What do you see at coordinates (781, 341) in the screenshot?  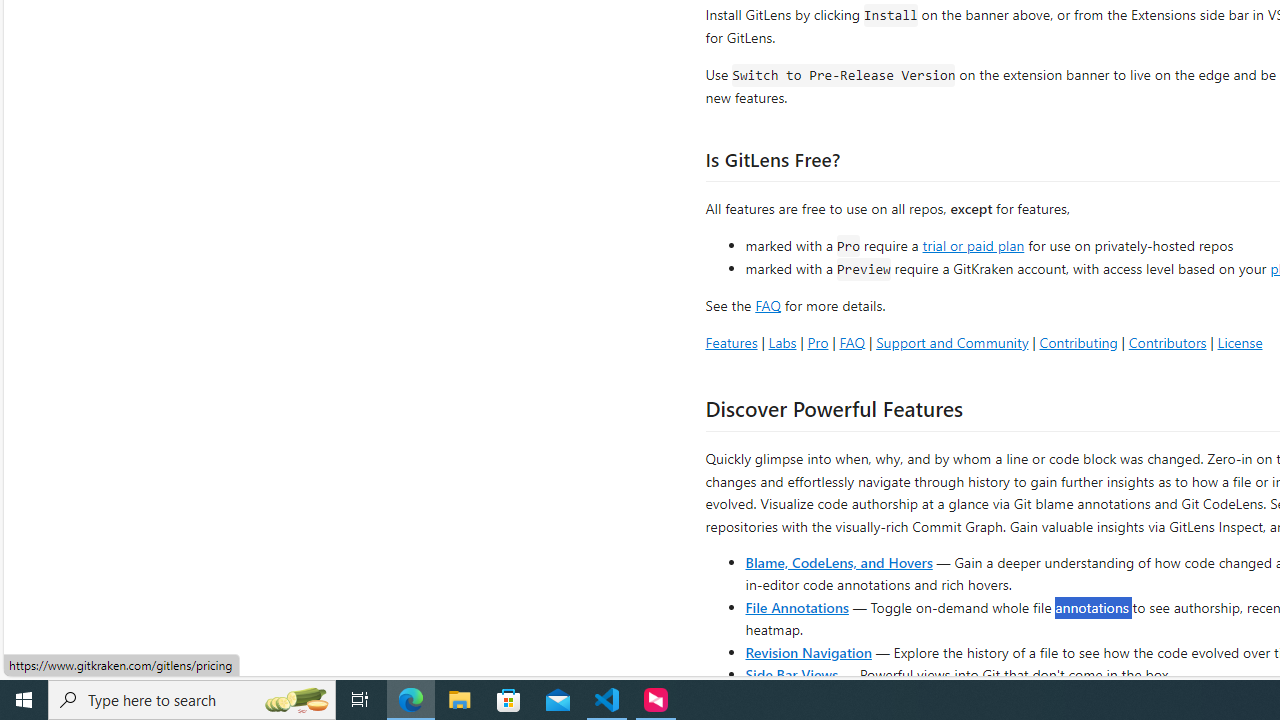 I see `'Labs'` at bounding box center [781, 341].